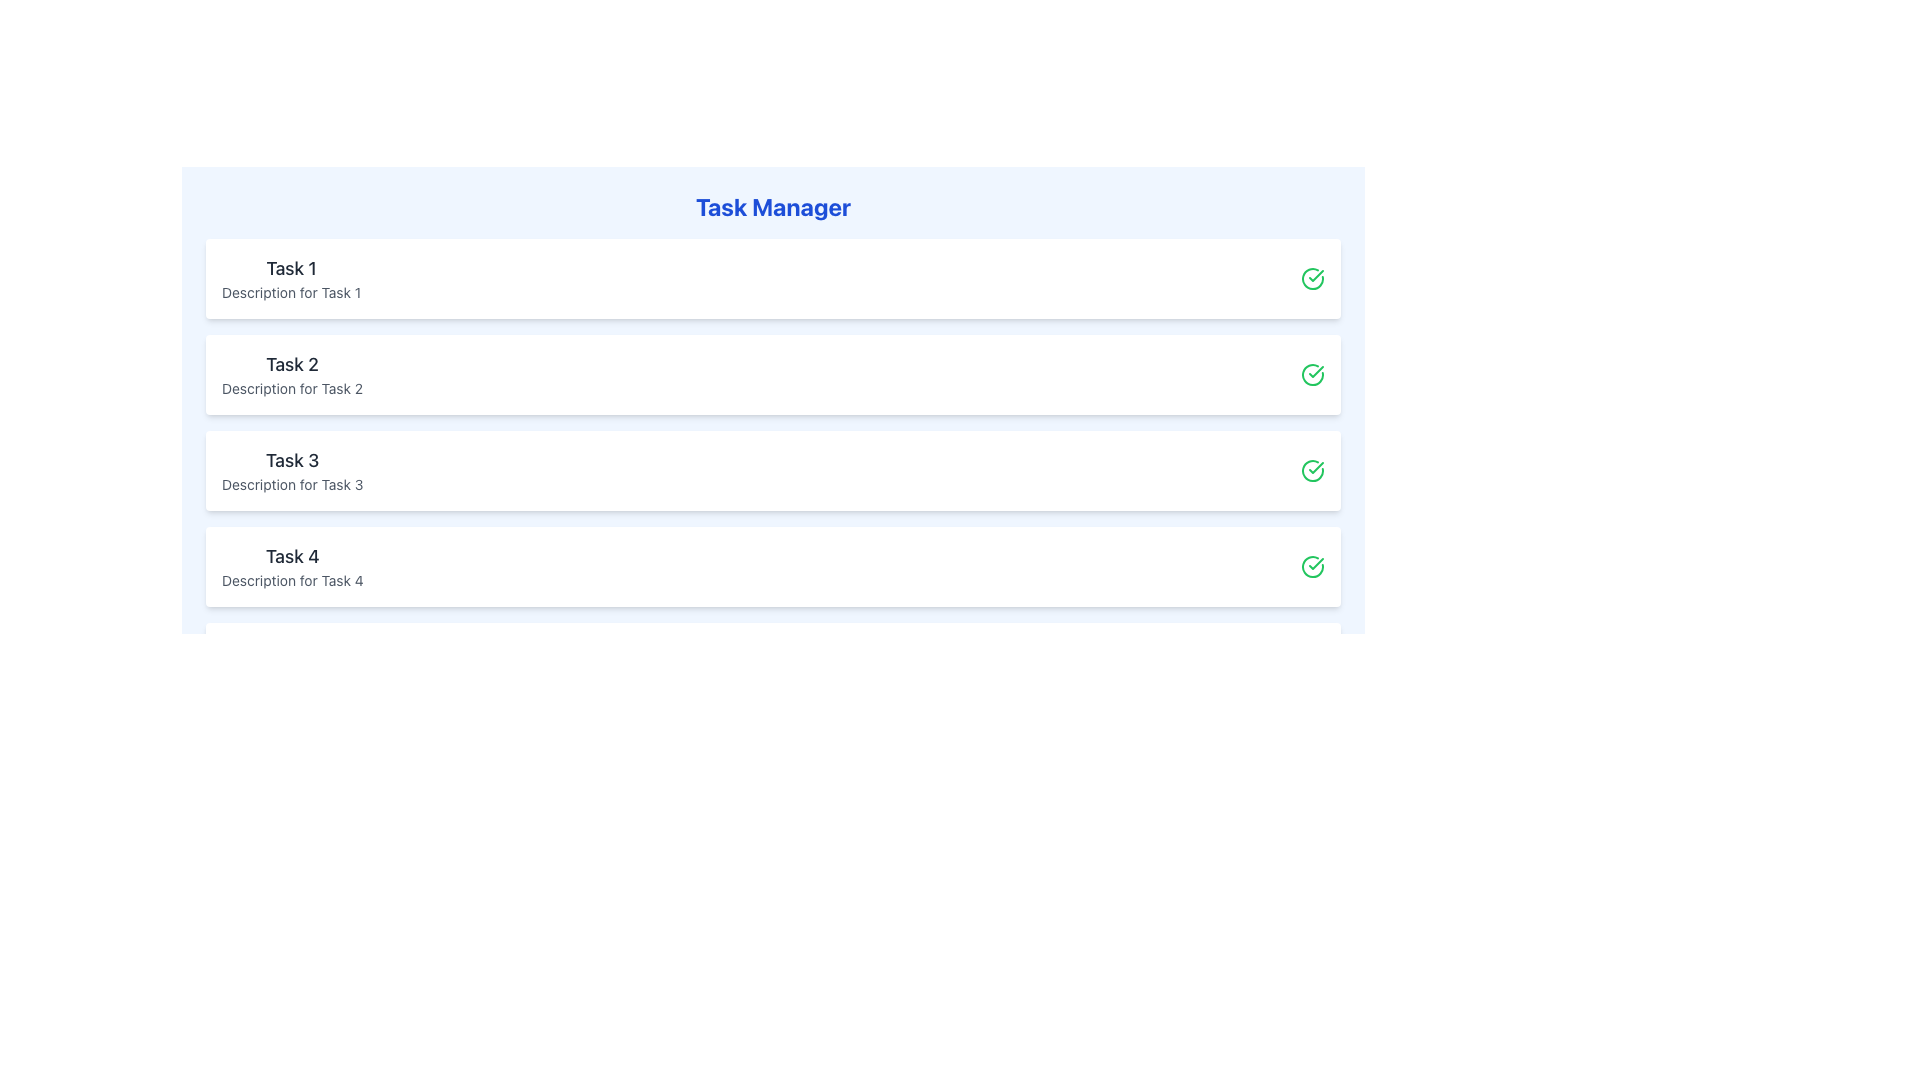 This screenshot has height=1080, width=1920. What do you see at coordinates (772, 567) in the screenshot?
I see `to select the task represented by the fourth item in the task management list, which is located between 'Task 3' and 'Task 5'` at bounding box center [772, 567].